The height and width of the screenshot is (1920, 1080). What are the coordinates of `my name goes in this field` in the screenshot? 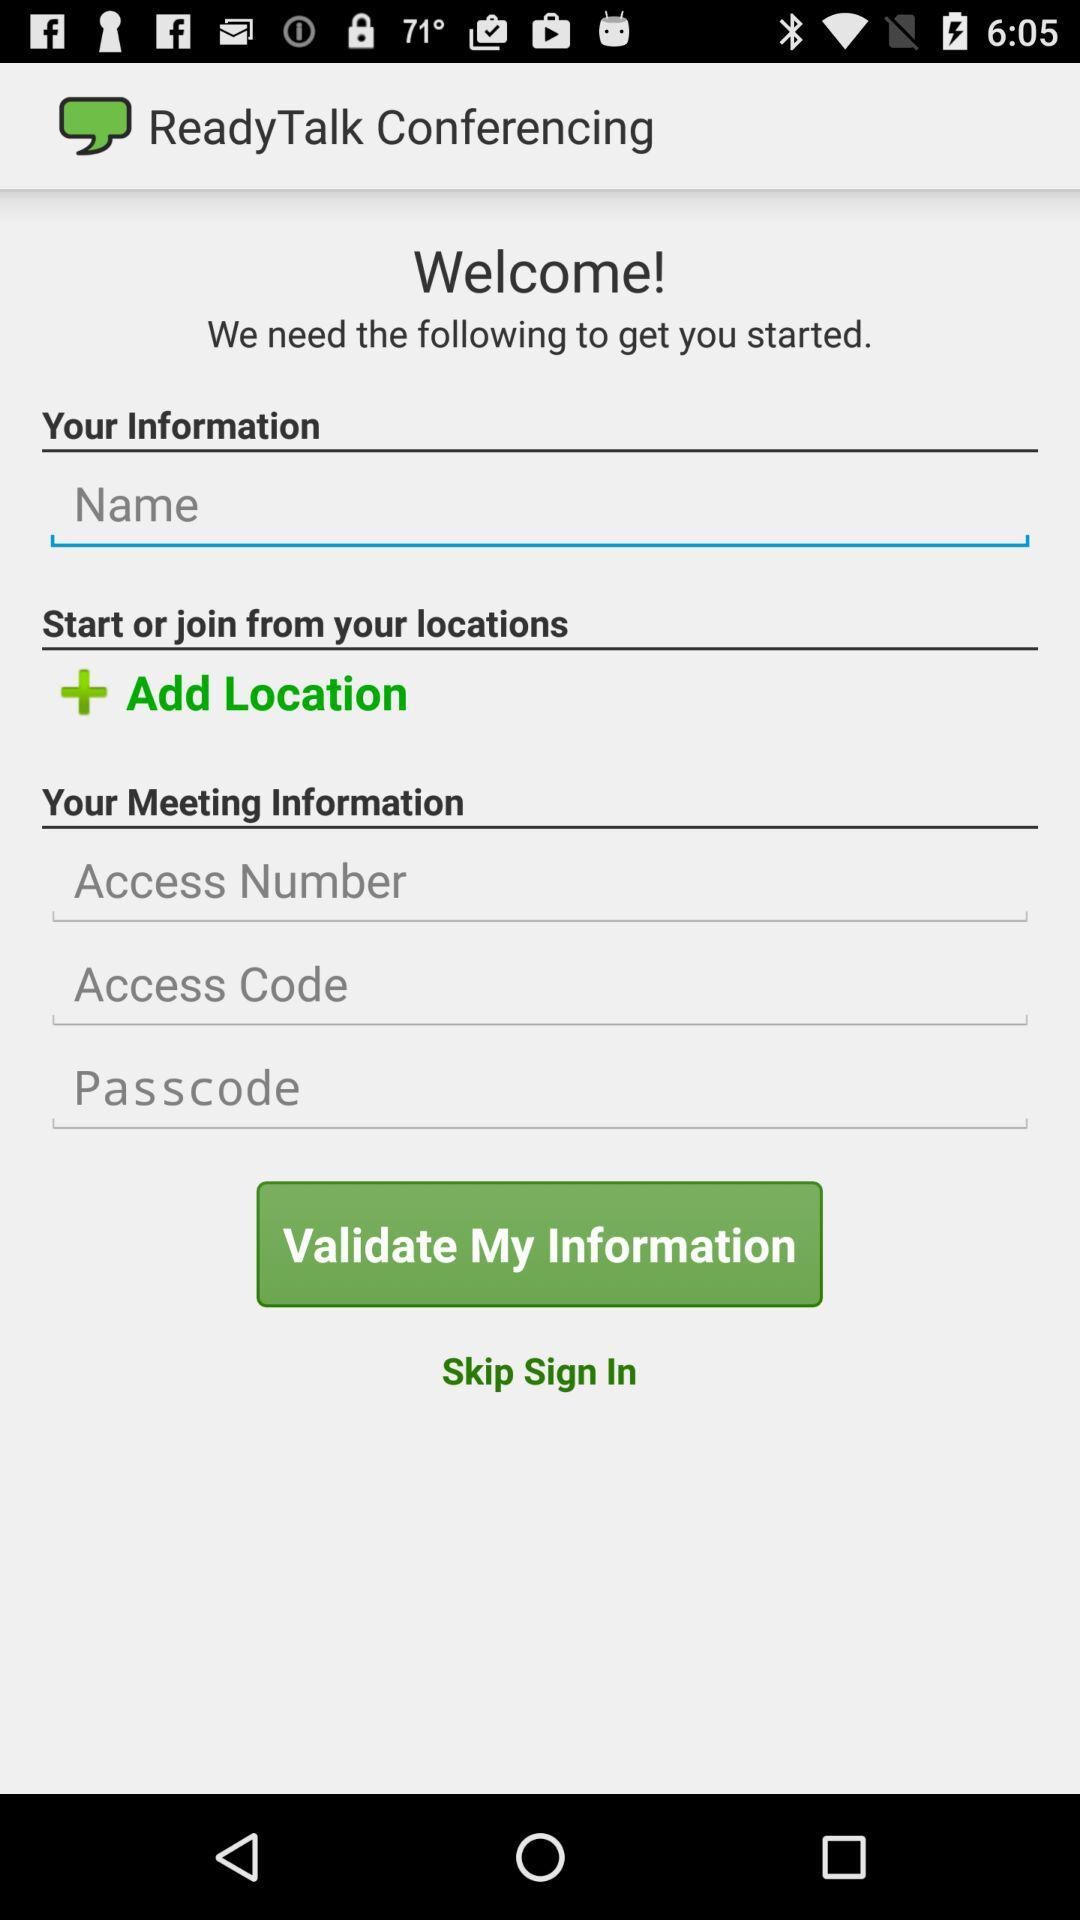 It's located at (540, 504).